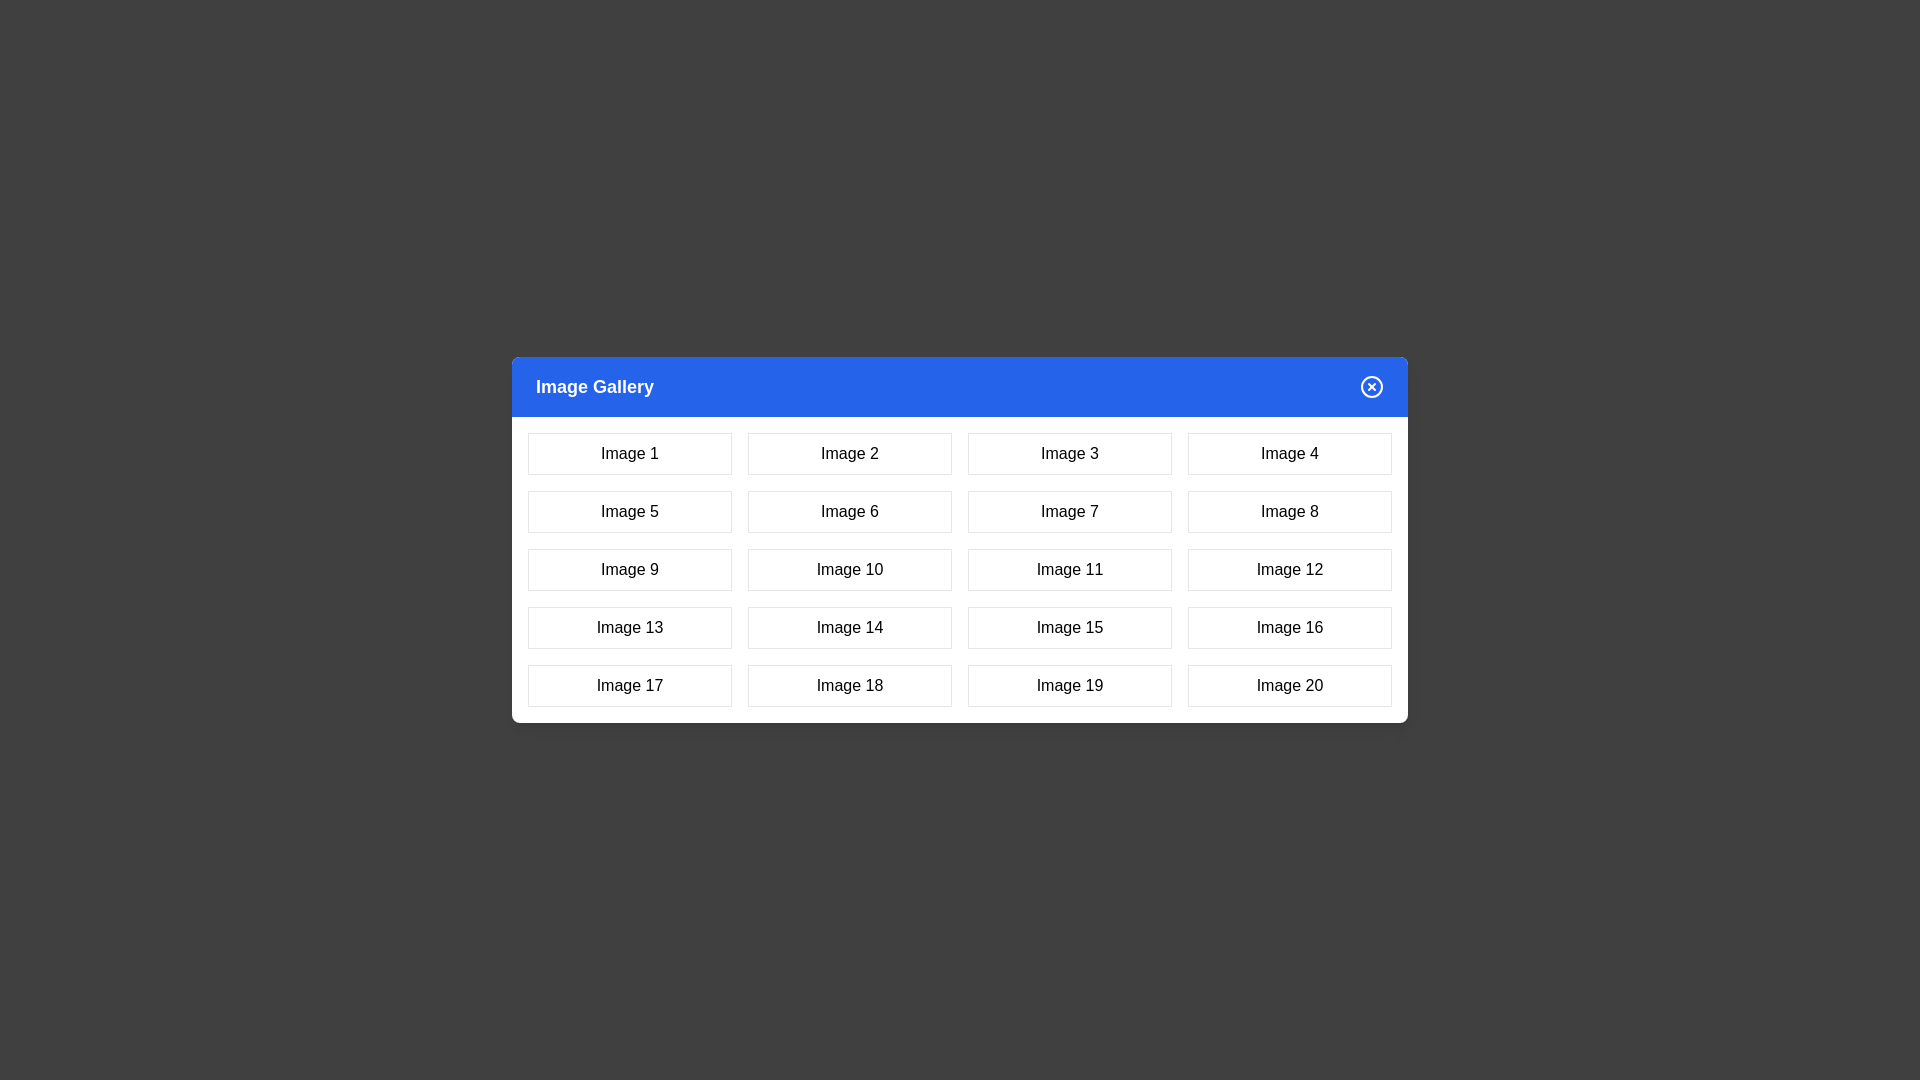 The image size is (1920, 1080). Describe the element at coordinates (1371, 386) in the screenshot. I see `the close button to close the dialog` at that location.